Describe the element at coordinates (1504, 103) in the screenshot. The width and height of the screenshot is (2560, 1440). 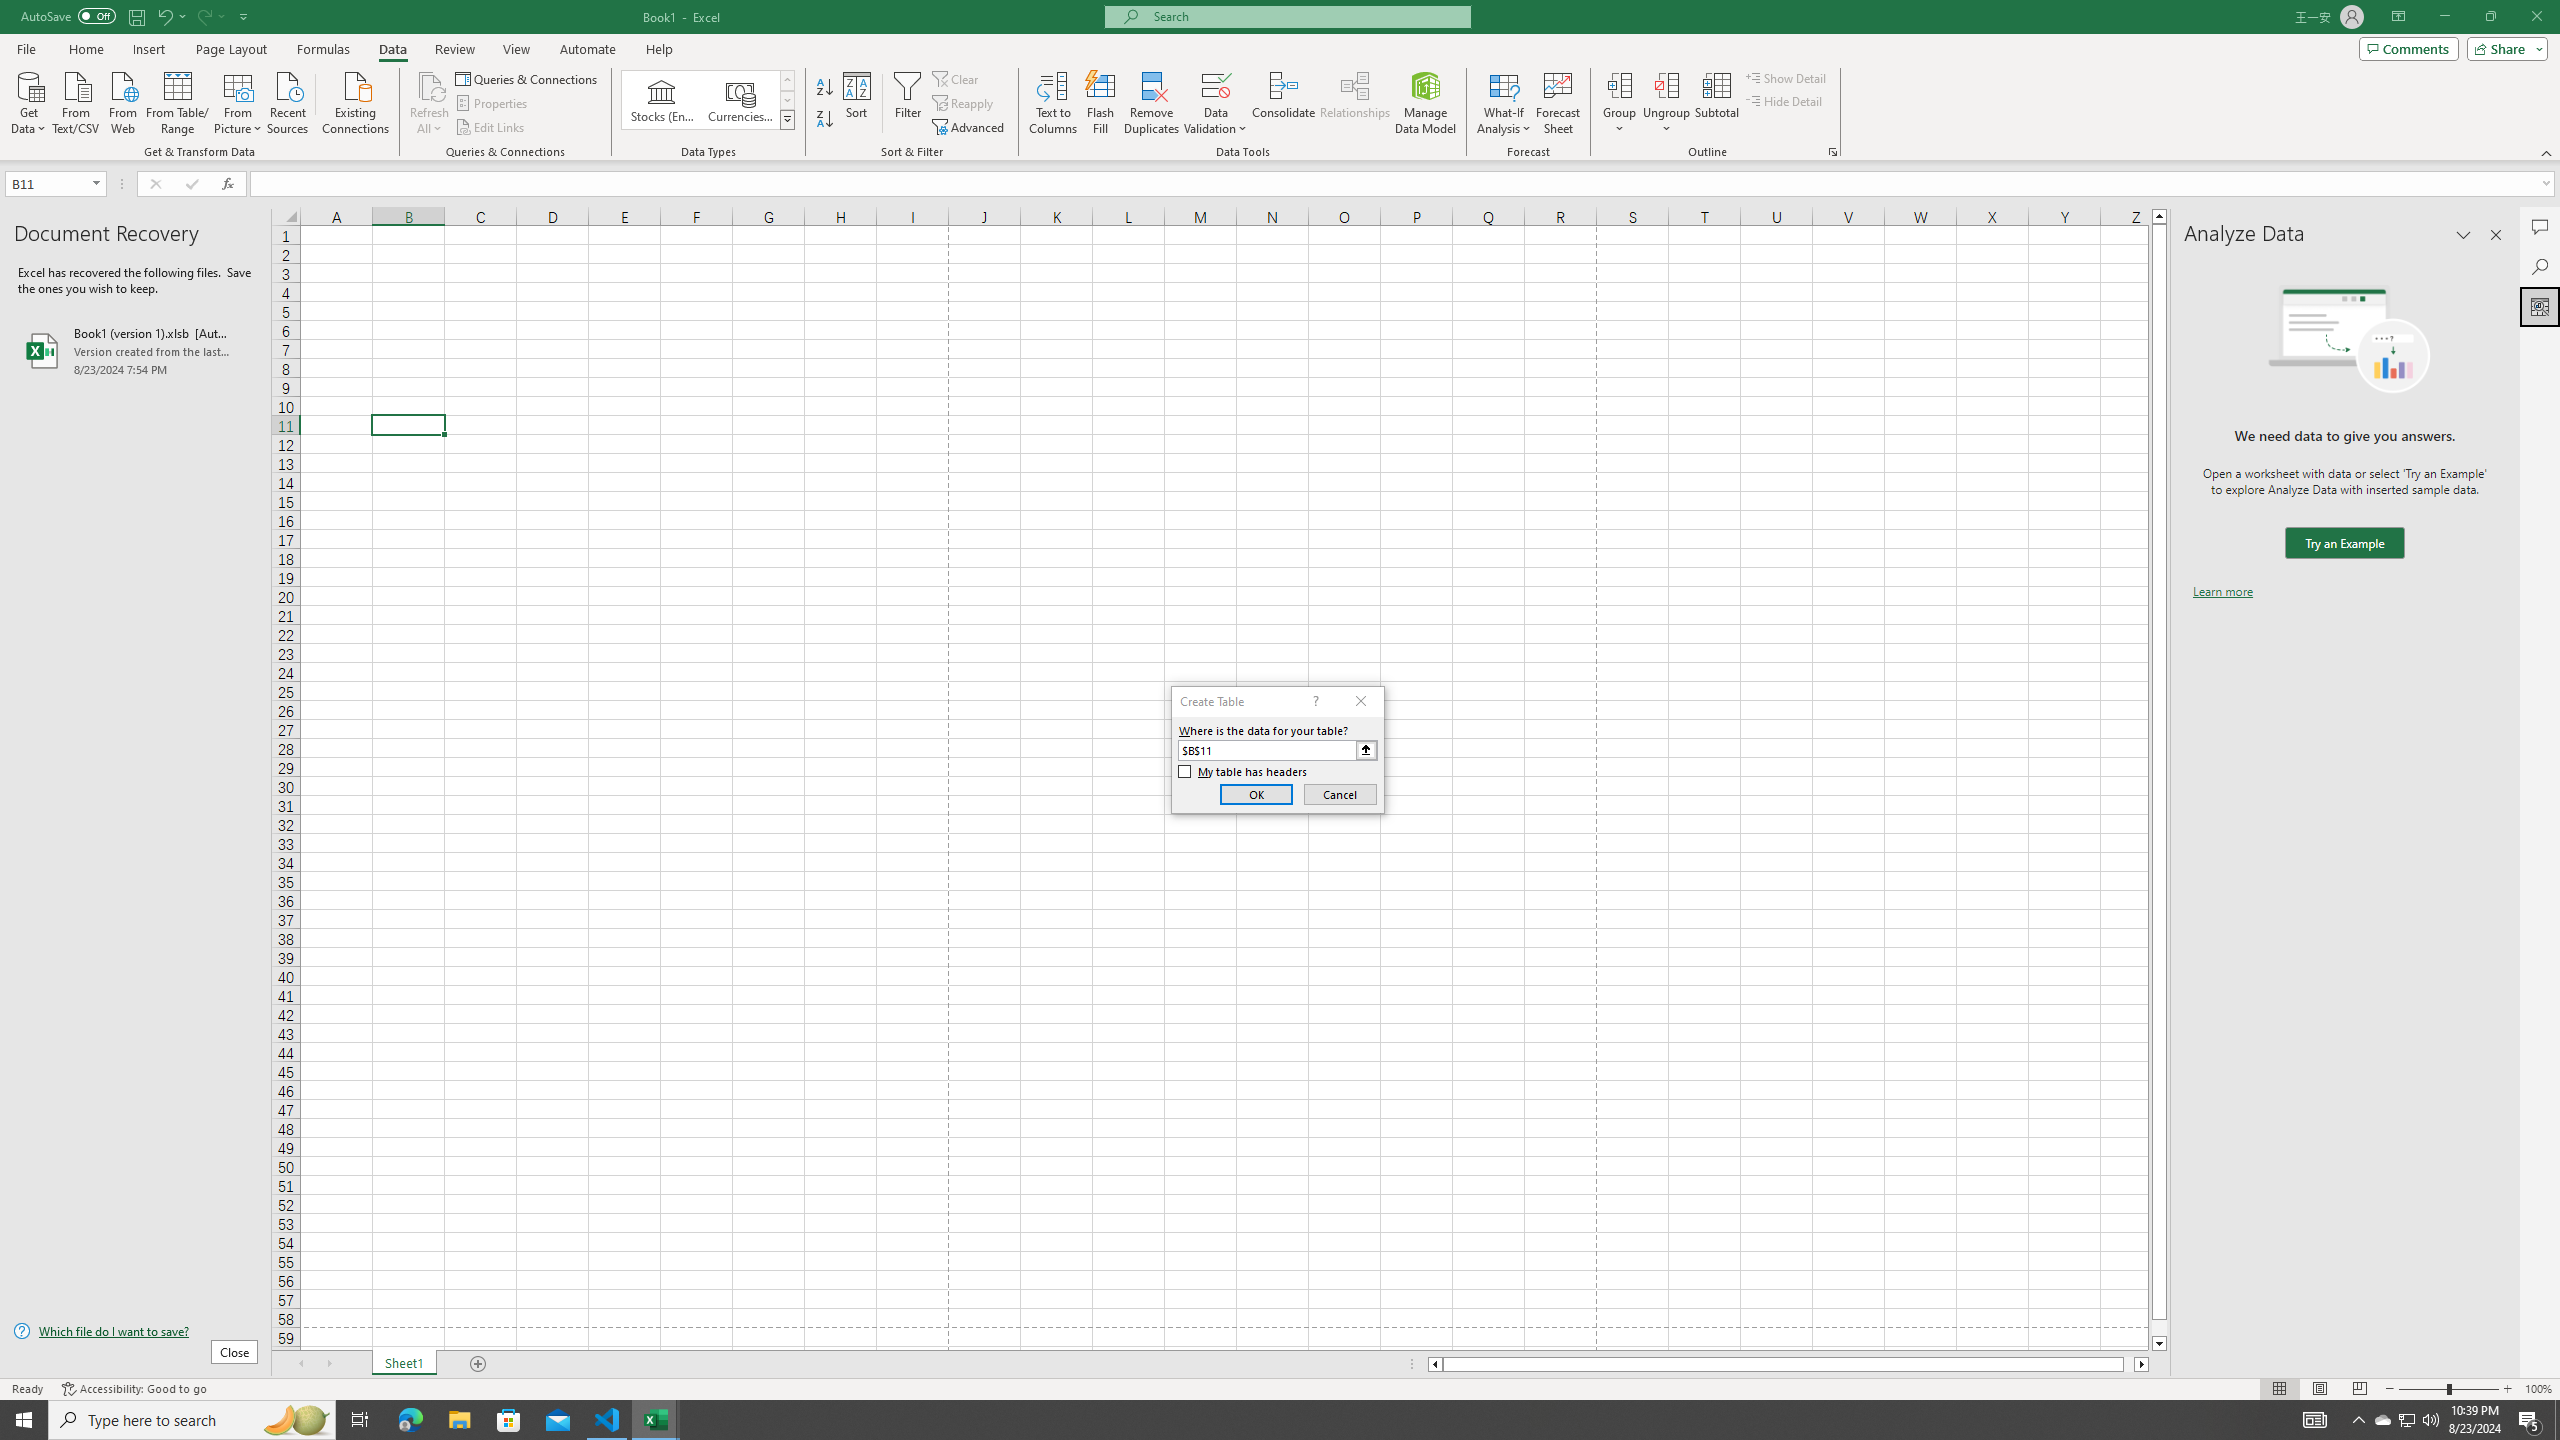
I see `'What-If Analysis'` at that location.